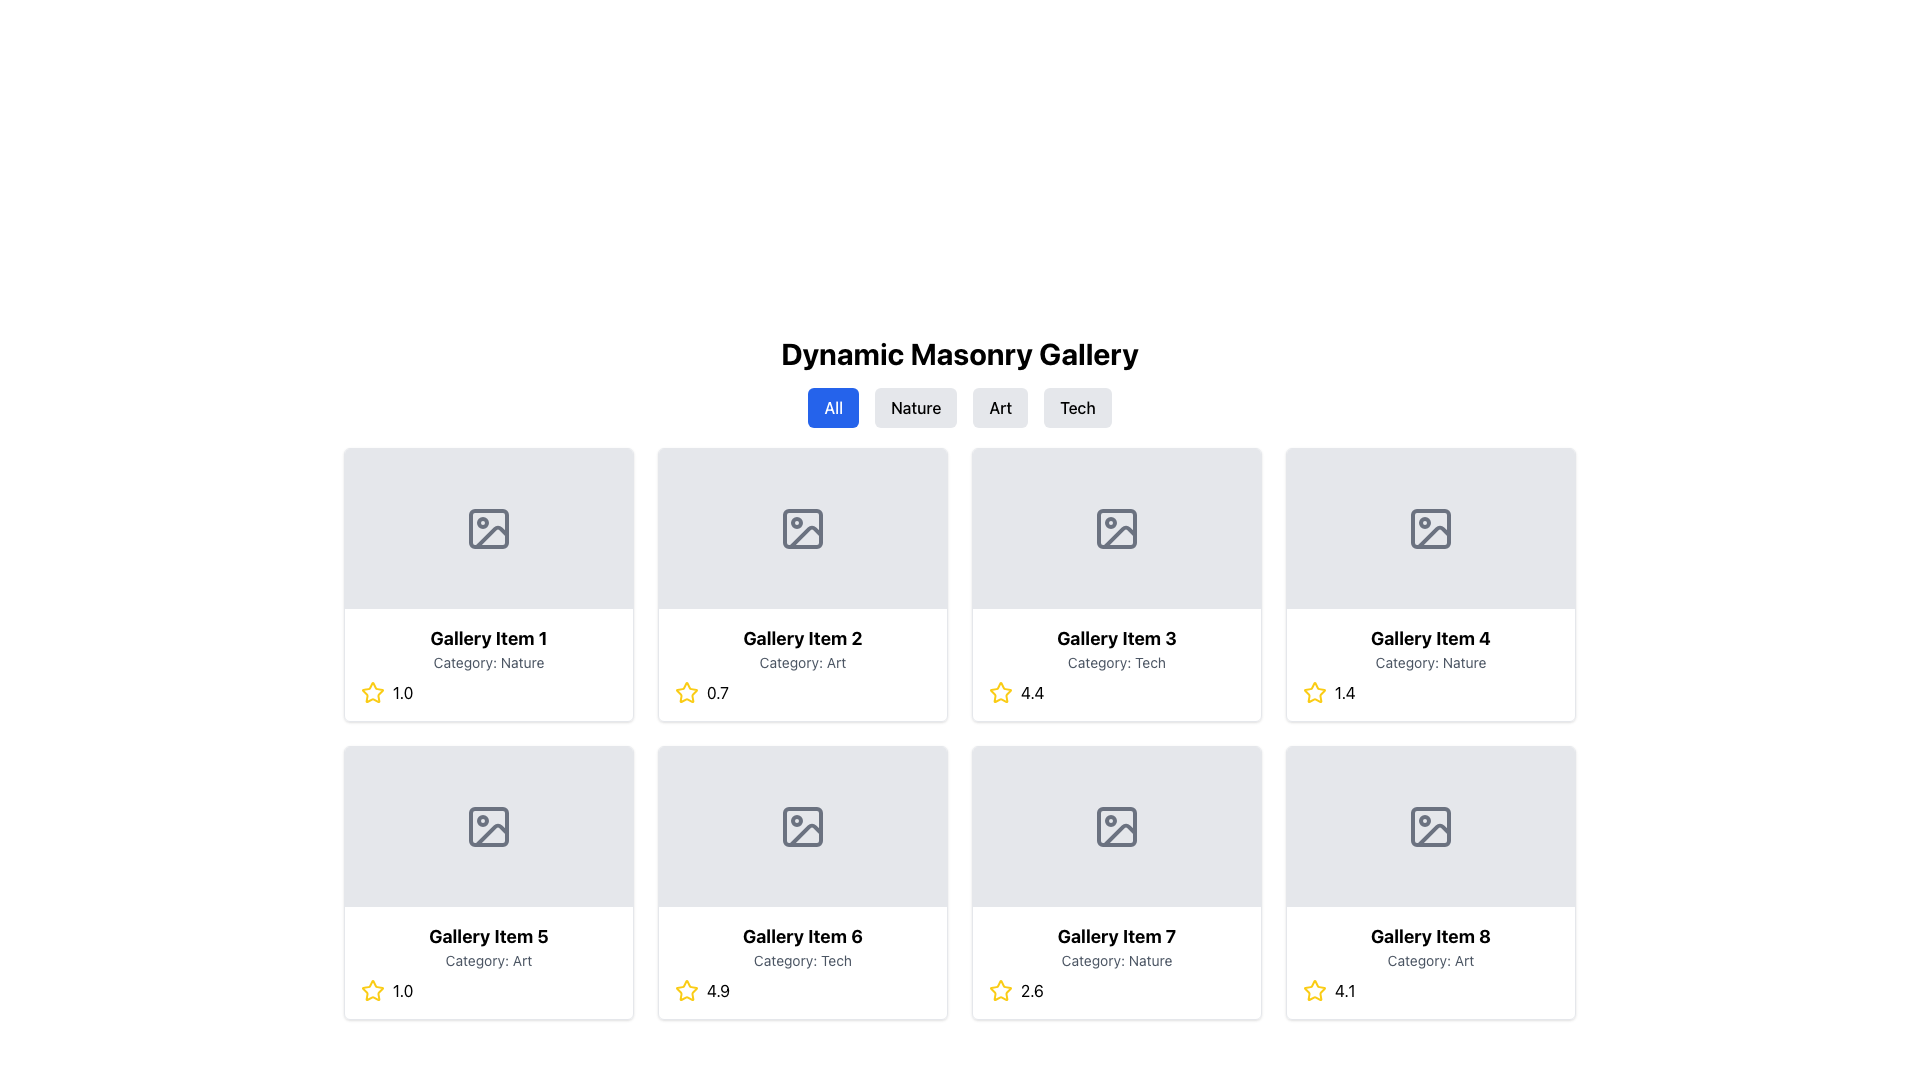  I want to click on bold text label displaying 'Gallery Item 5' located in the second row, first column of the gallery layout, so click(489, 937).